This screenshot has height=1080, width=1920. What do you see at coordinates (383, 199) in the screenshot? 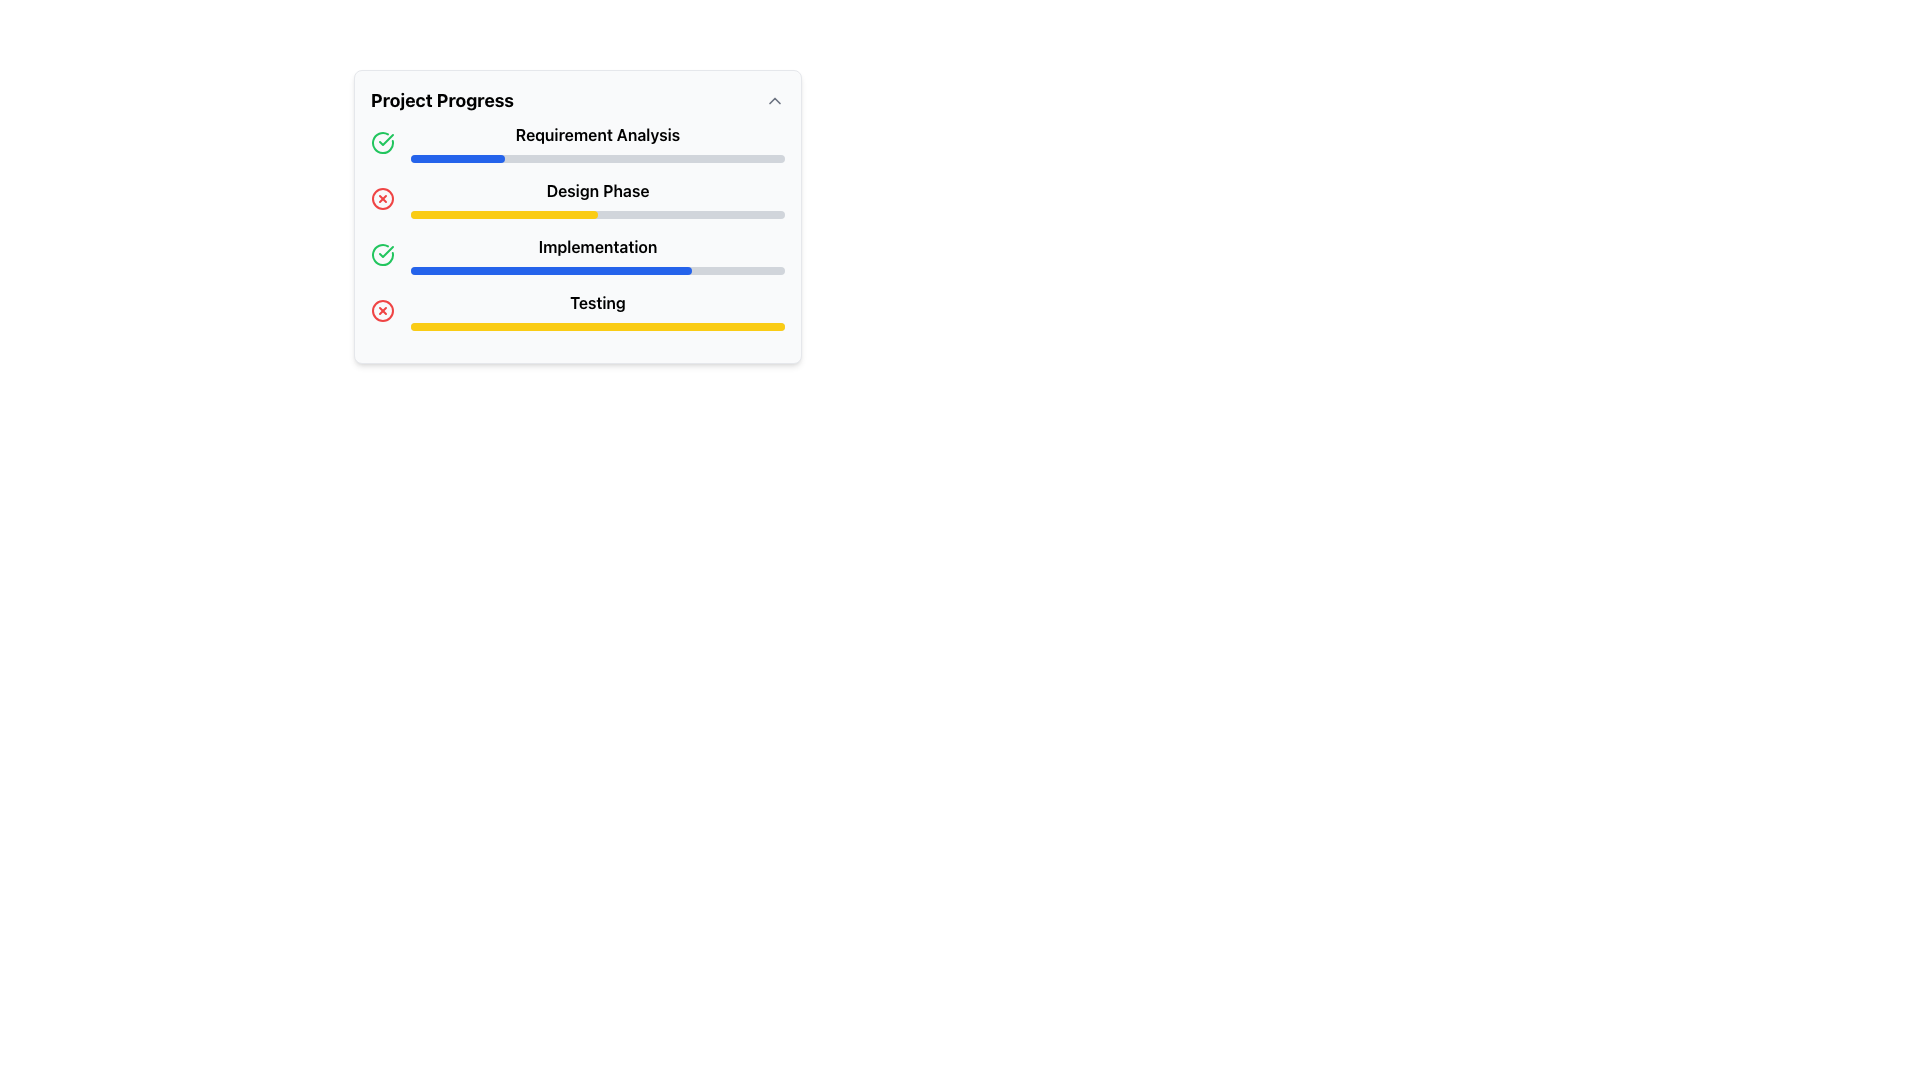
I see `the status indication by focusing on the red circular icon with an 'X' symbol located in the 'Design Phase' section of the Project Progress interface` at bounding box center [383, 199].